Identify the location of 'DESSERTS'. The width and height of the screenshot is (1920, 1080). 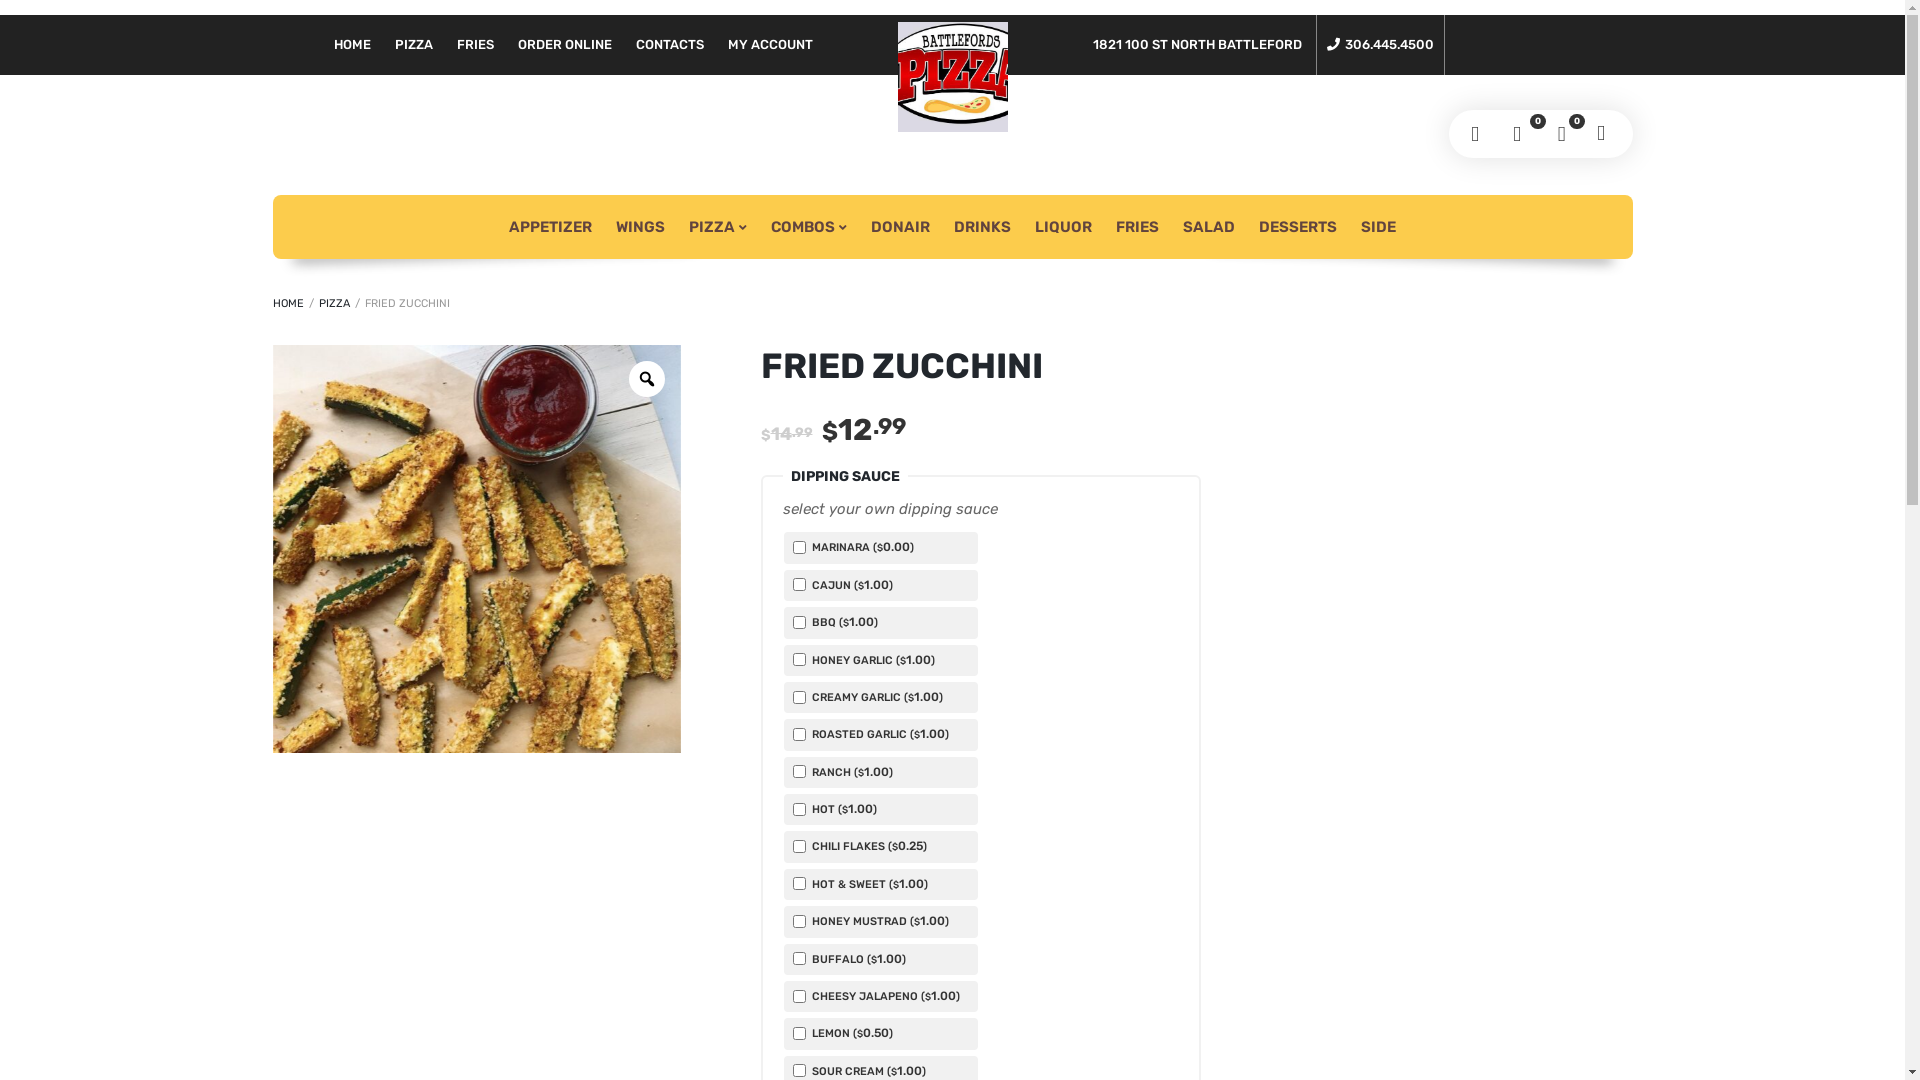
(1297, 226).